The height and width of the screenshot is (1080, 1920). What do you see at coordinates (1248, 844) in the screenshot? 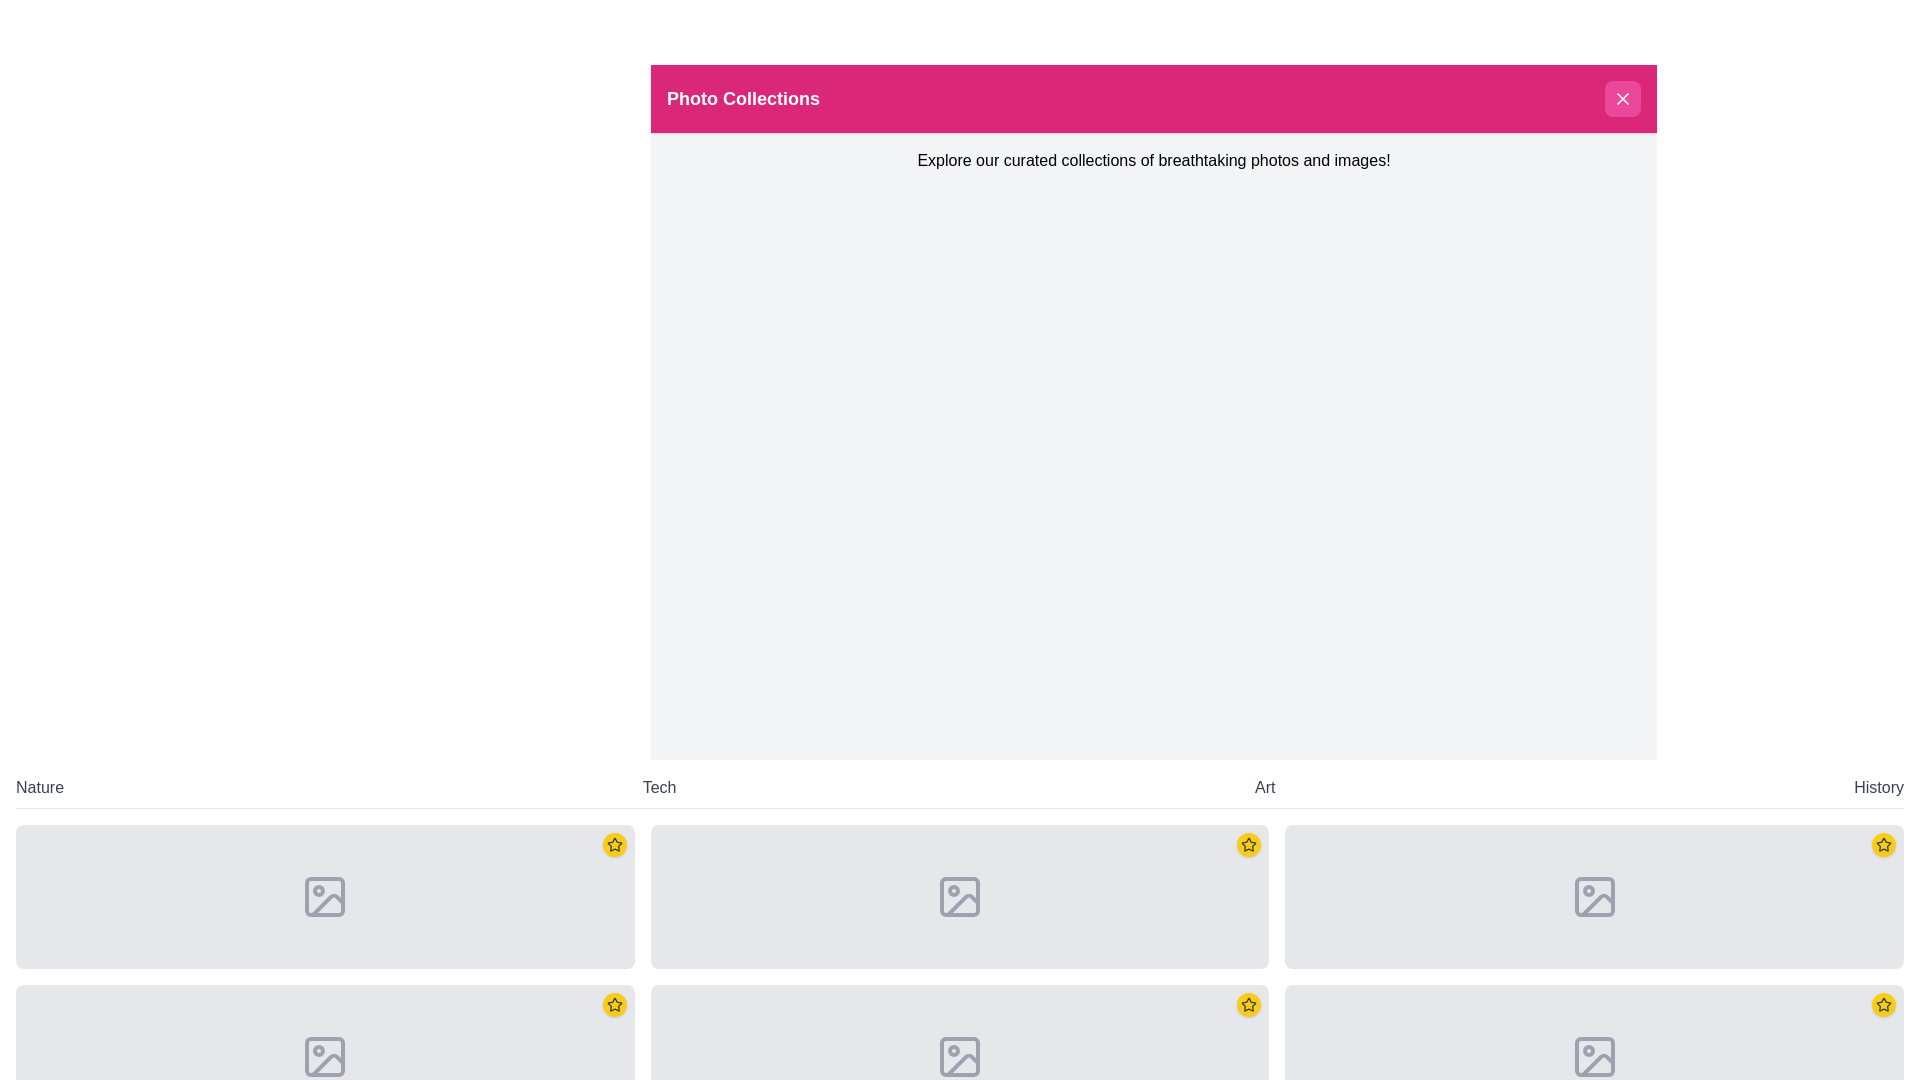
I see `the star-shaped button with a yellow background at the top-right corner of the card under the 'Art' category` at bounding box center [1248, 844].